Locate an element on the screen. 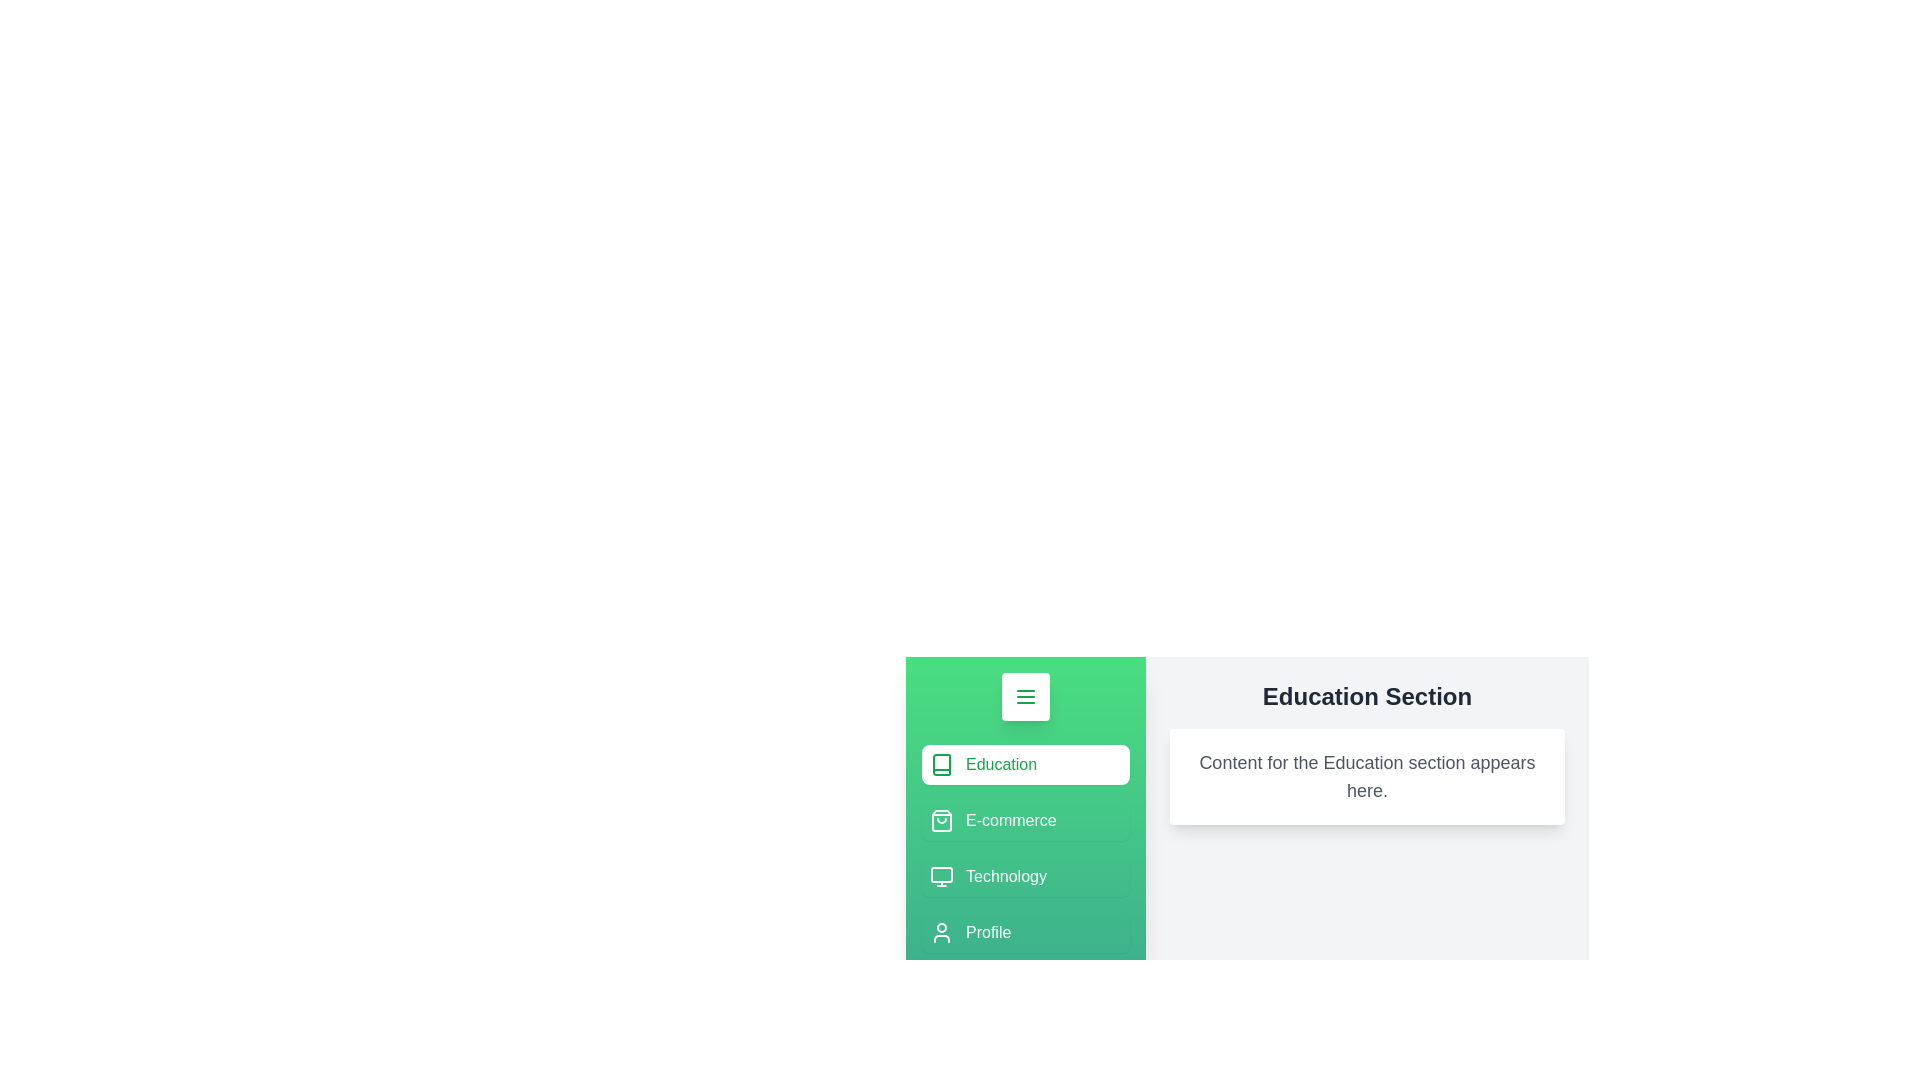 This screenshot has height=1080, width=1920. the toggle button to open or close the drawer is located at coordinates (1026, 696).